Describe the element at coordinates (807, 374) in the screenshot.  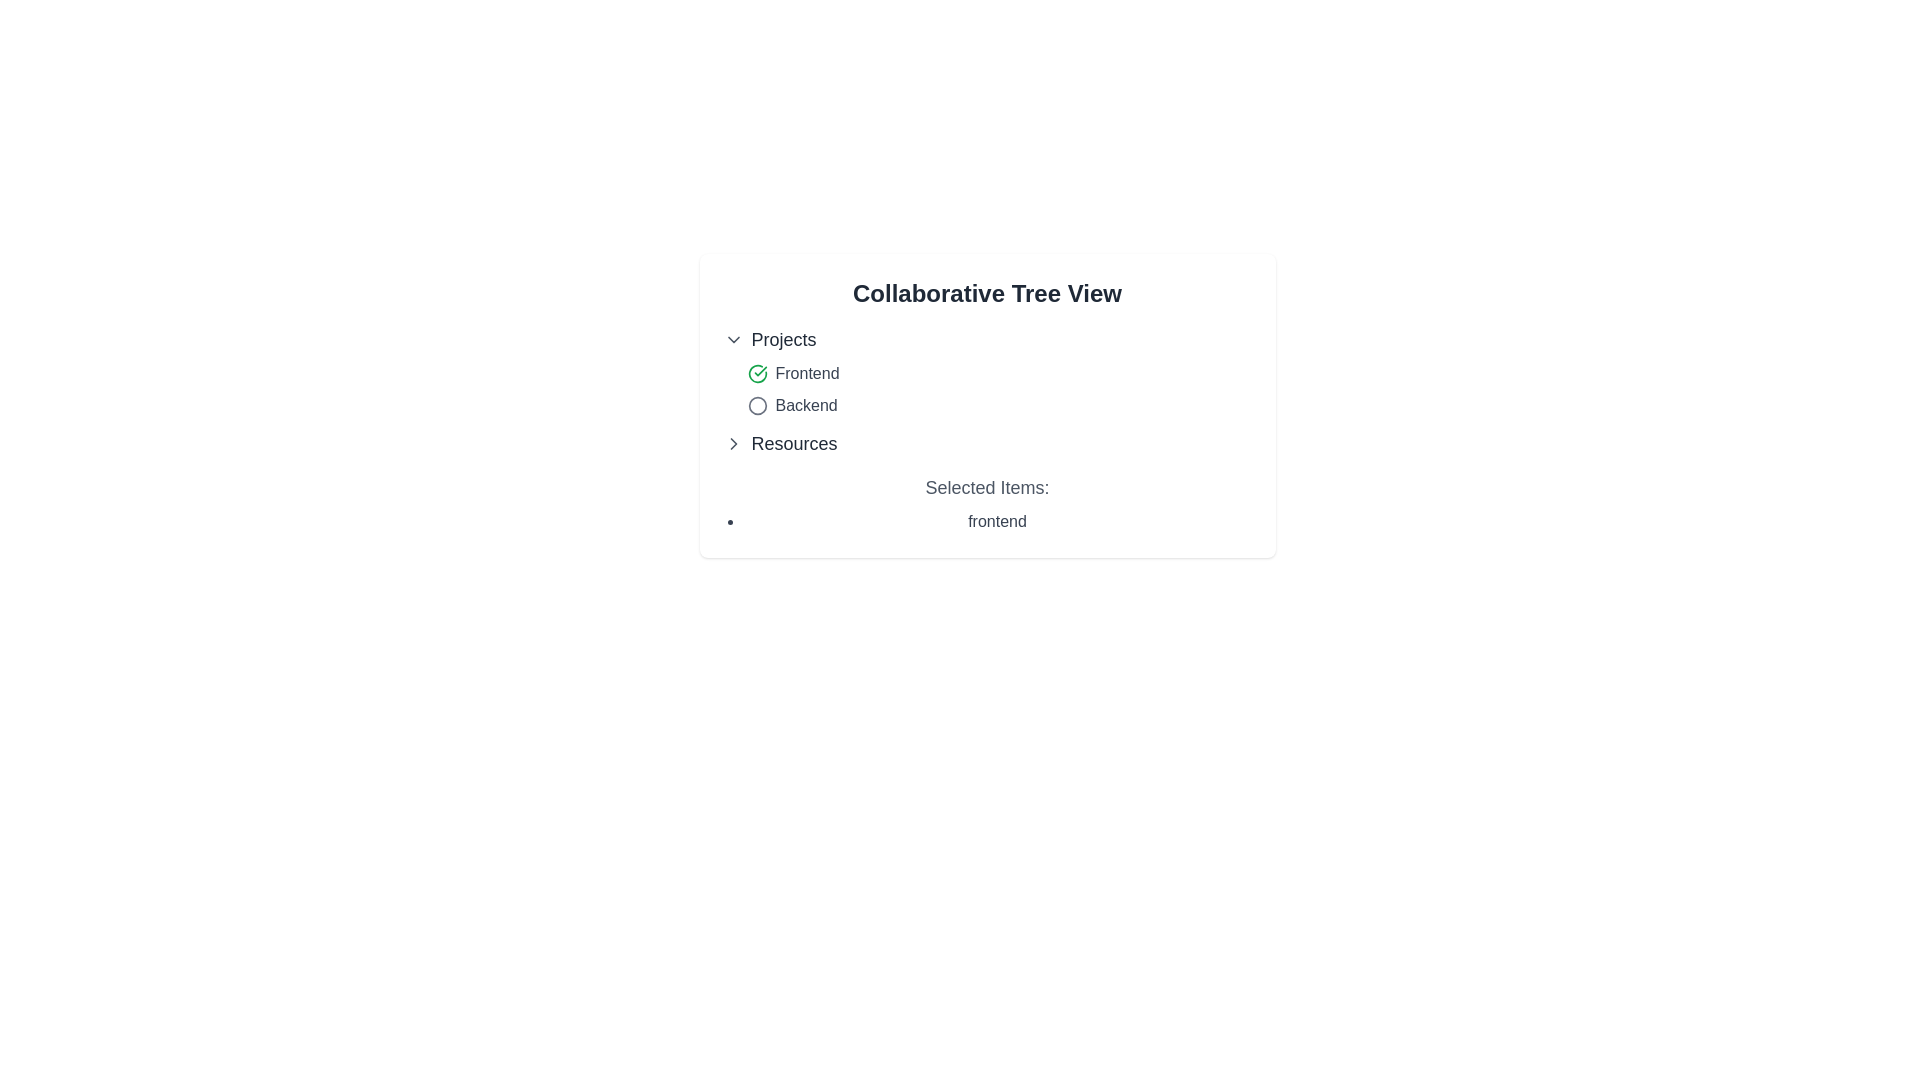
I see `text label representing an item in the 'Projects' section of the 'Collaborative Tree View', located beside a green checkmark icon and above the 'Backend' entry` at that location.